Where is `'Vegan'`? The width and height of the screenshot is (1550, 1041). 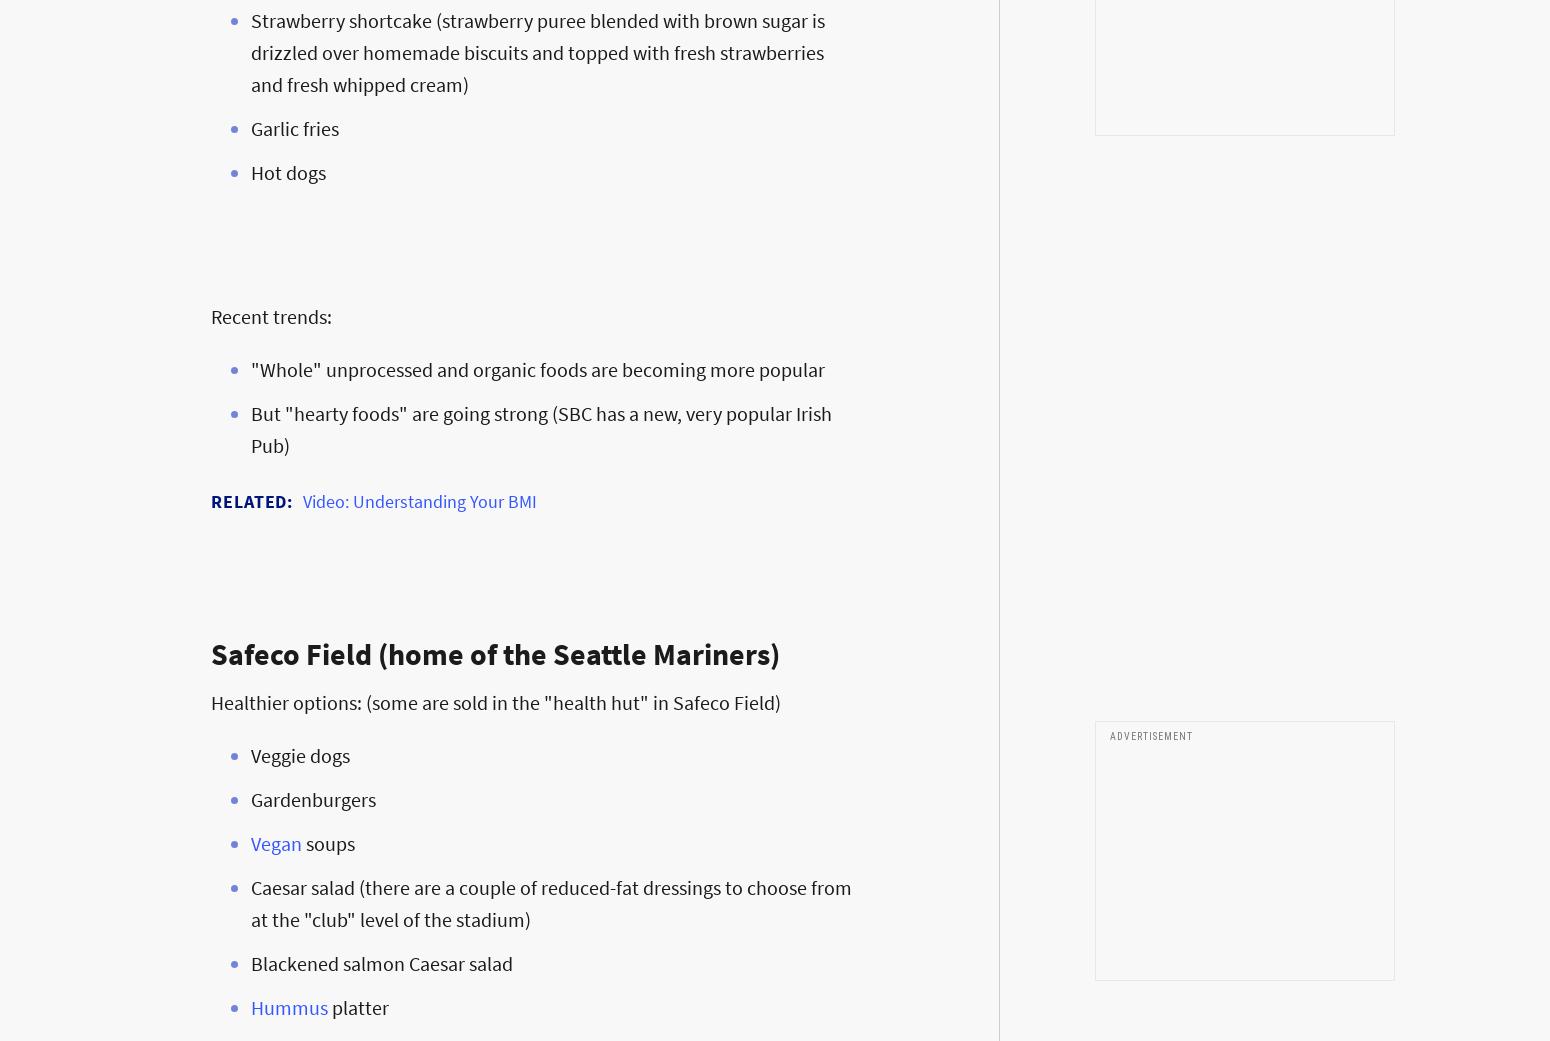
'Vegan' is located at coordinates (276, 842).